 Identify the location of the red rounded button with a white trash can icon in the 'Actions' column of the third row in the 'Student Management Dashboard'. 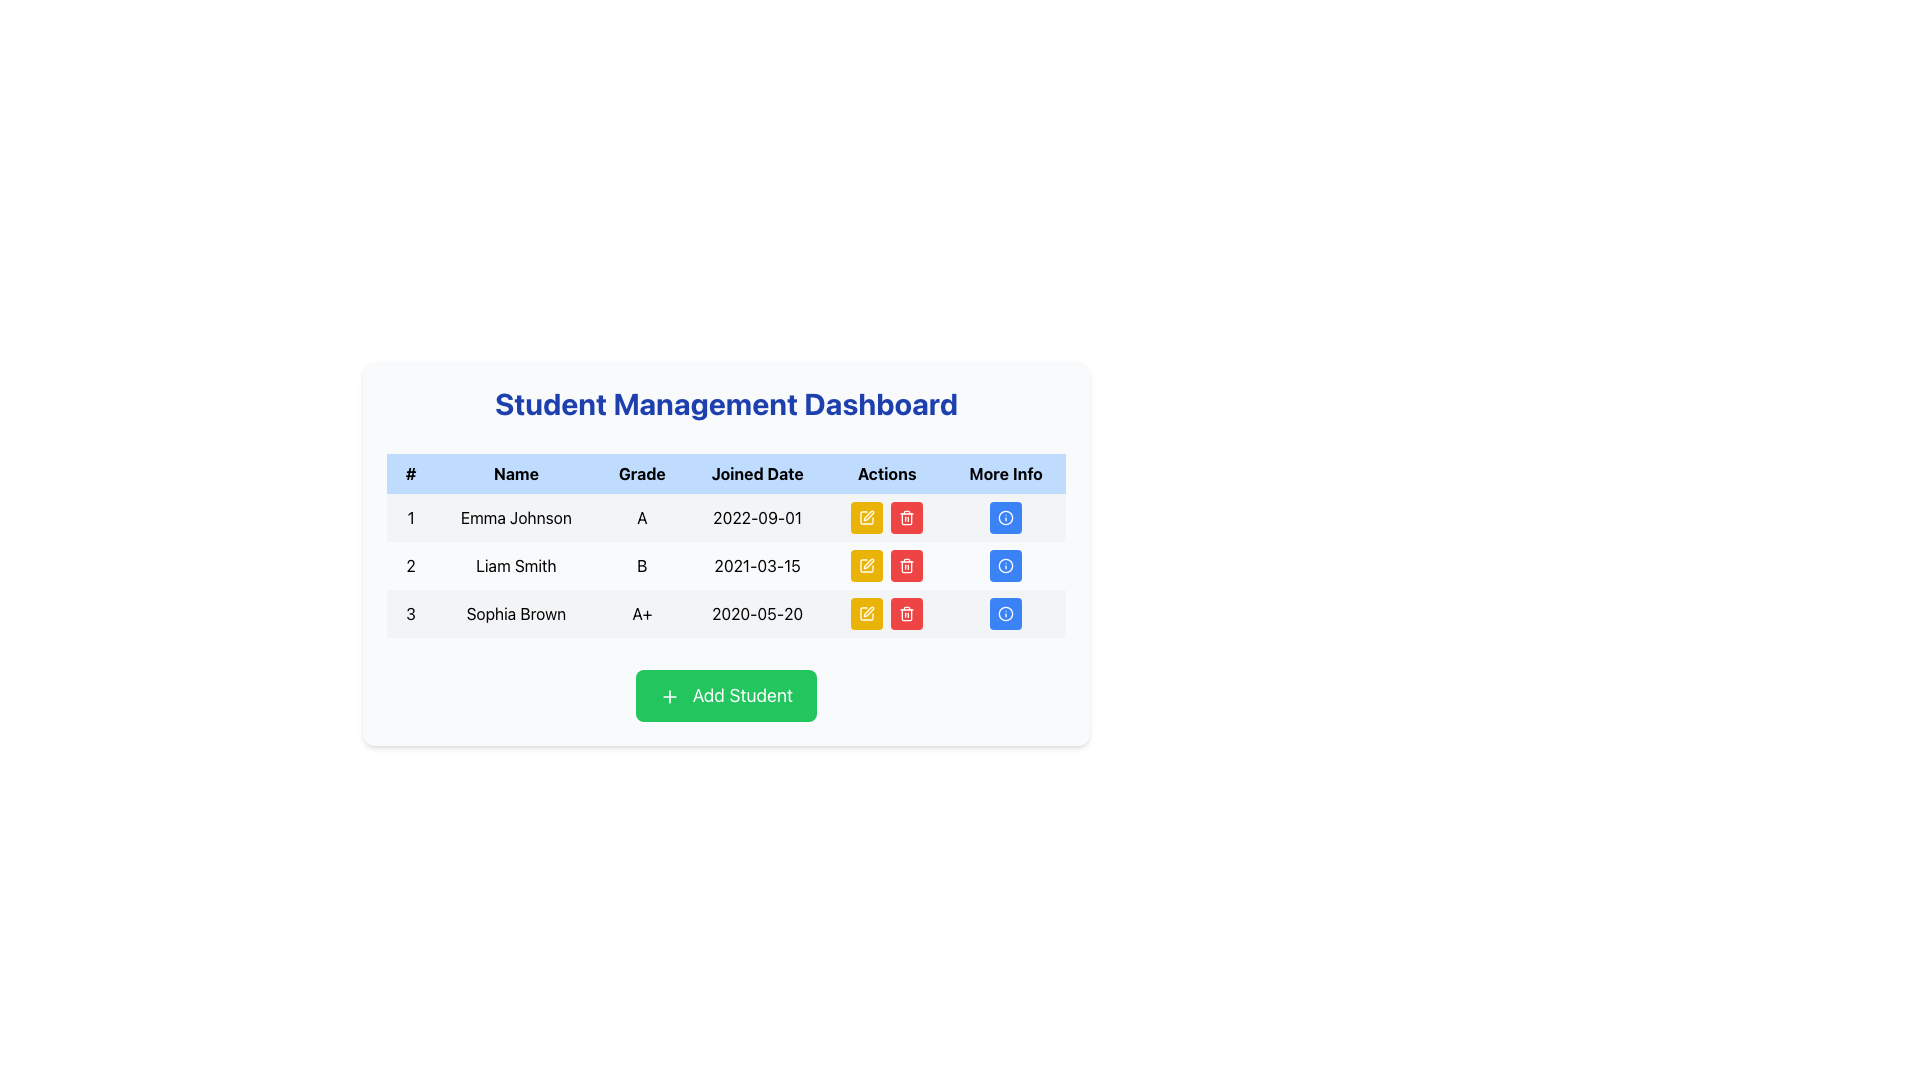
(906, 516).